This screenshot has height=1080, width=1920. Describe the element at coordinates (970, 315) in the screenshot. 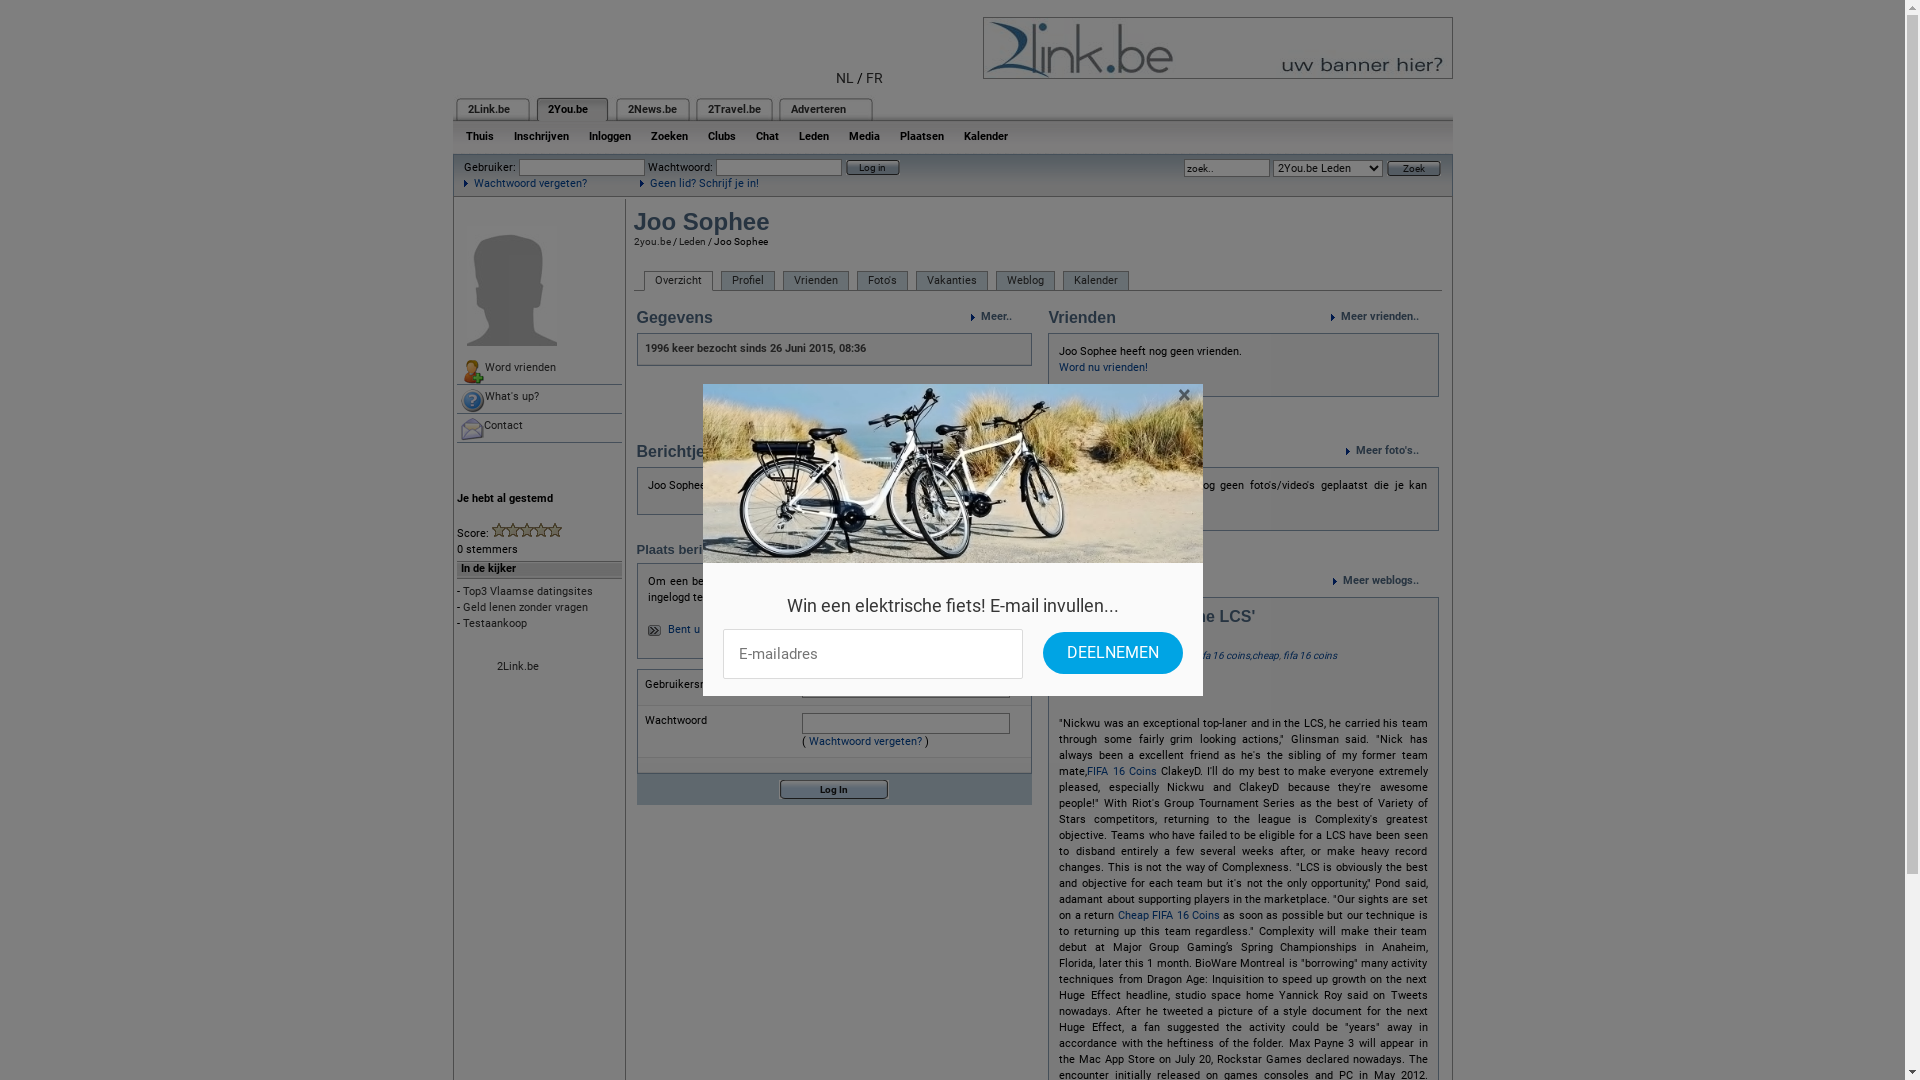

I see `'Meer..'` at that location.